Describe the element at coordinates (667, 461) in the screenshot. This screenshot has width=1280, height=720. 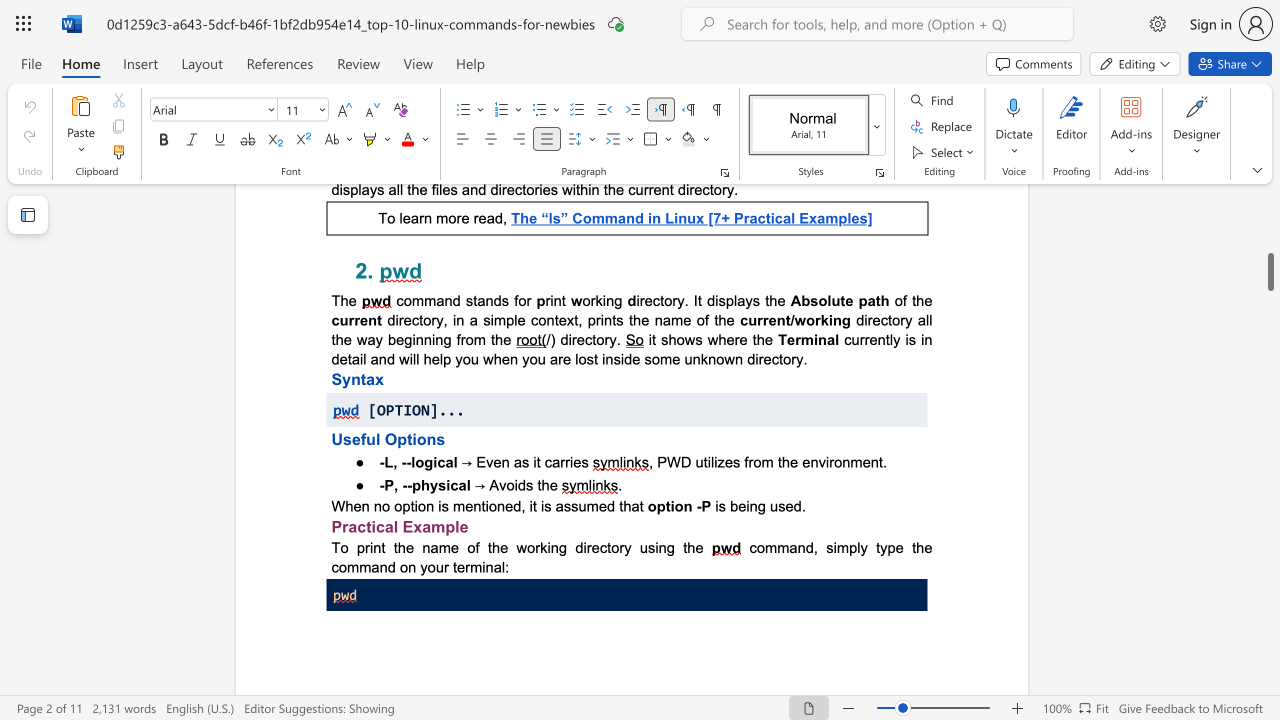
I see `the subset text "WD utilizes fr" within the text ", PWD utilizes from the environment."` at that location.